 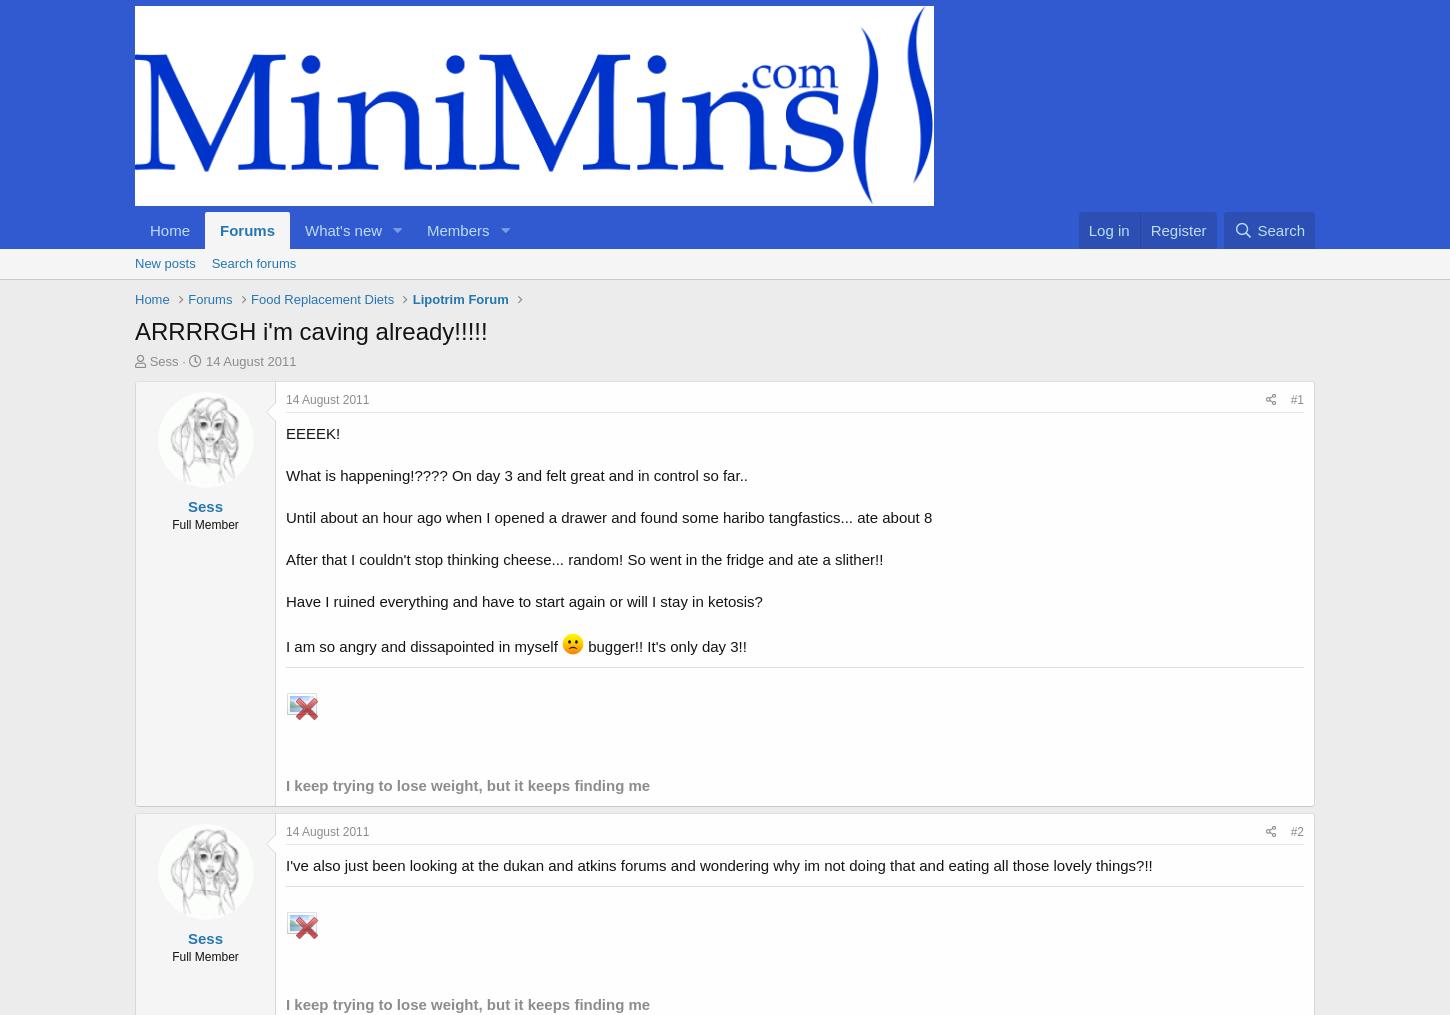 What do you see at coordinates (1280, 229) in the screenshot?
I see `'Search'` at bounding box center [1280, 229].